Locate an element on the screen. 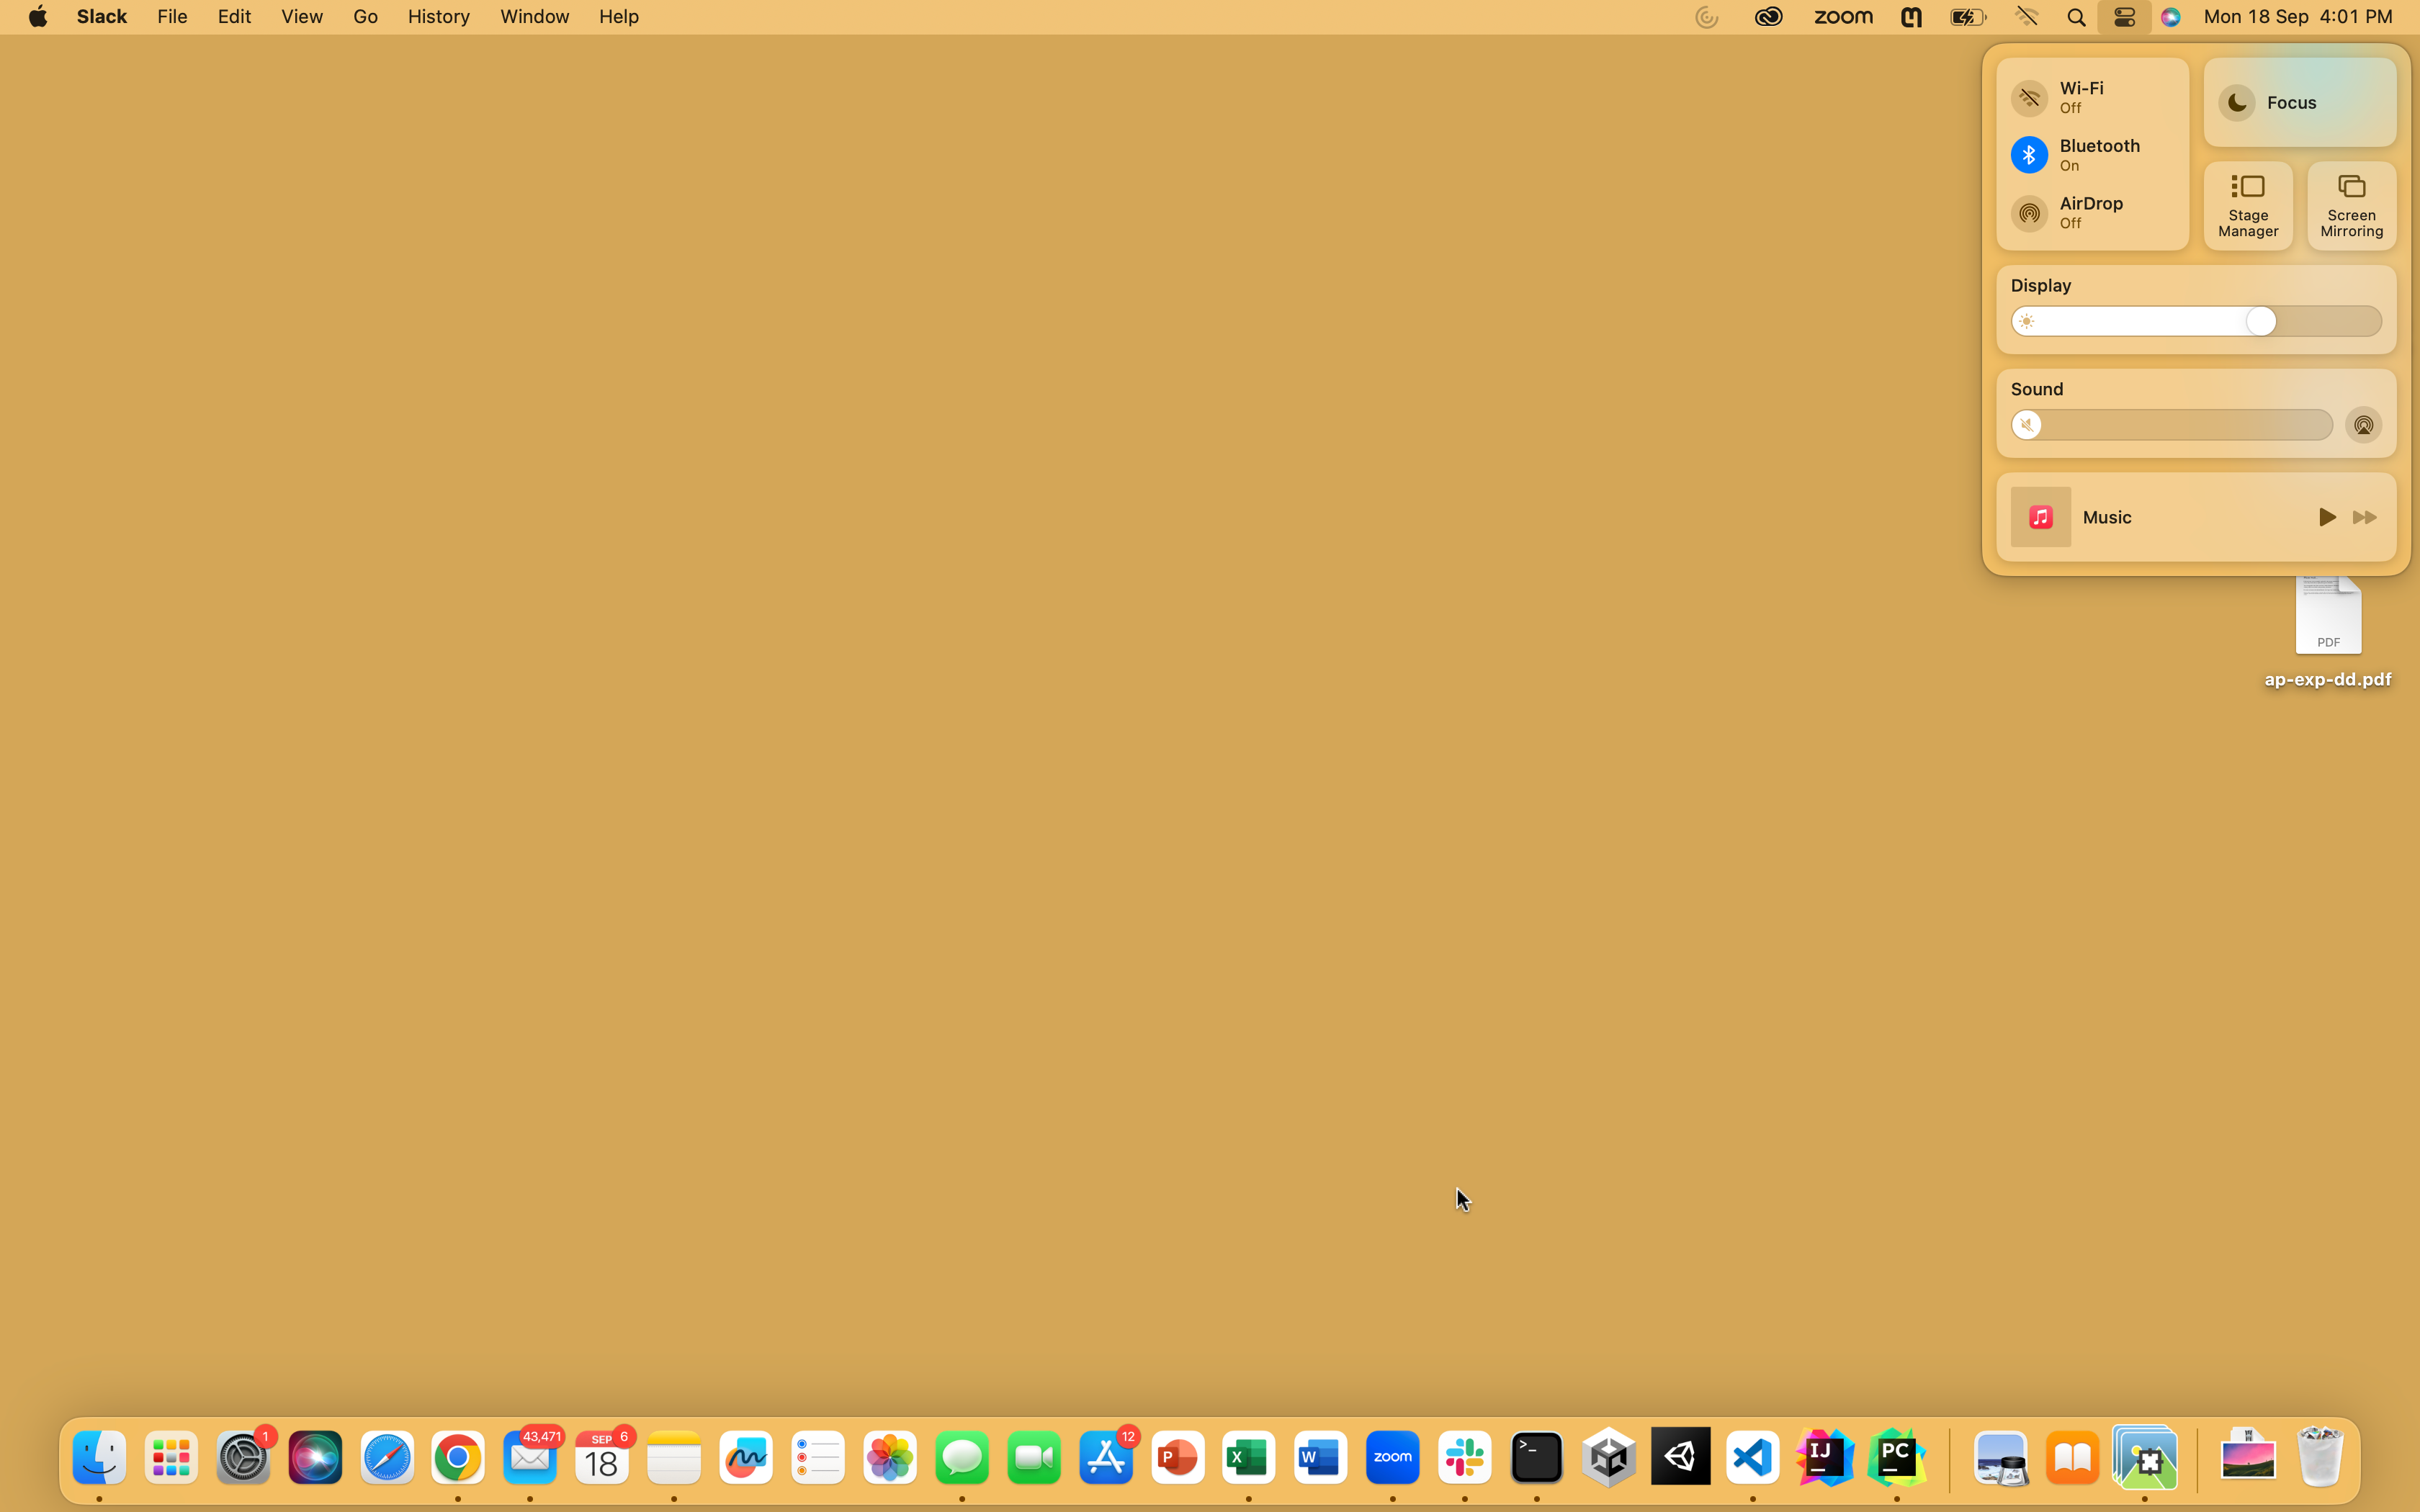 This screenshot has width=2420, height=1512. Connect to a bluetooth device is located at coordinates (2089, 153).